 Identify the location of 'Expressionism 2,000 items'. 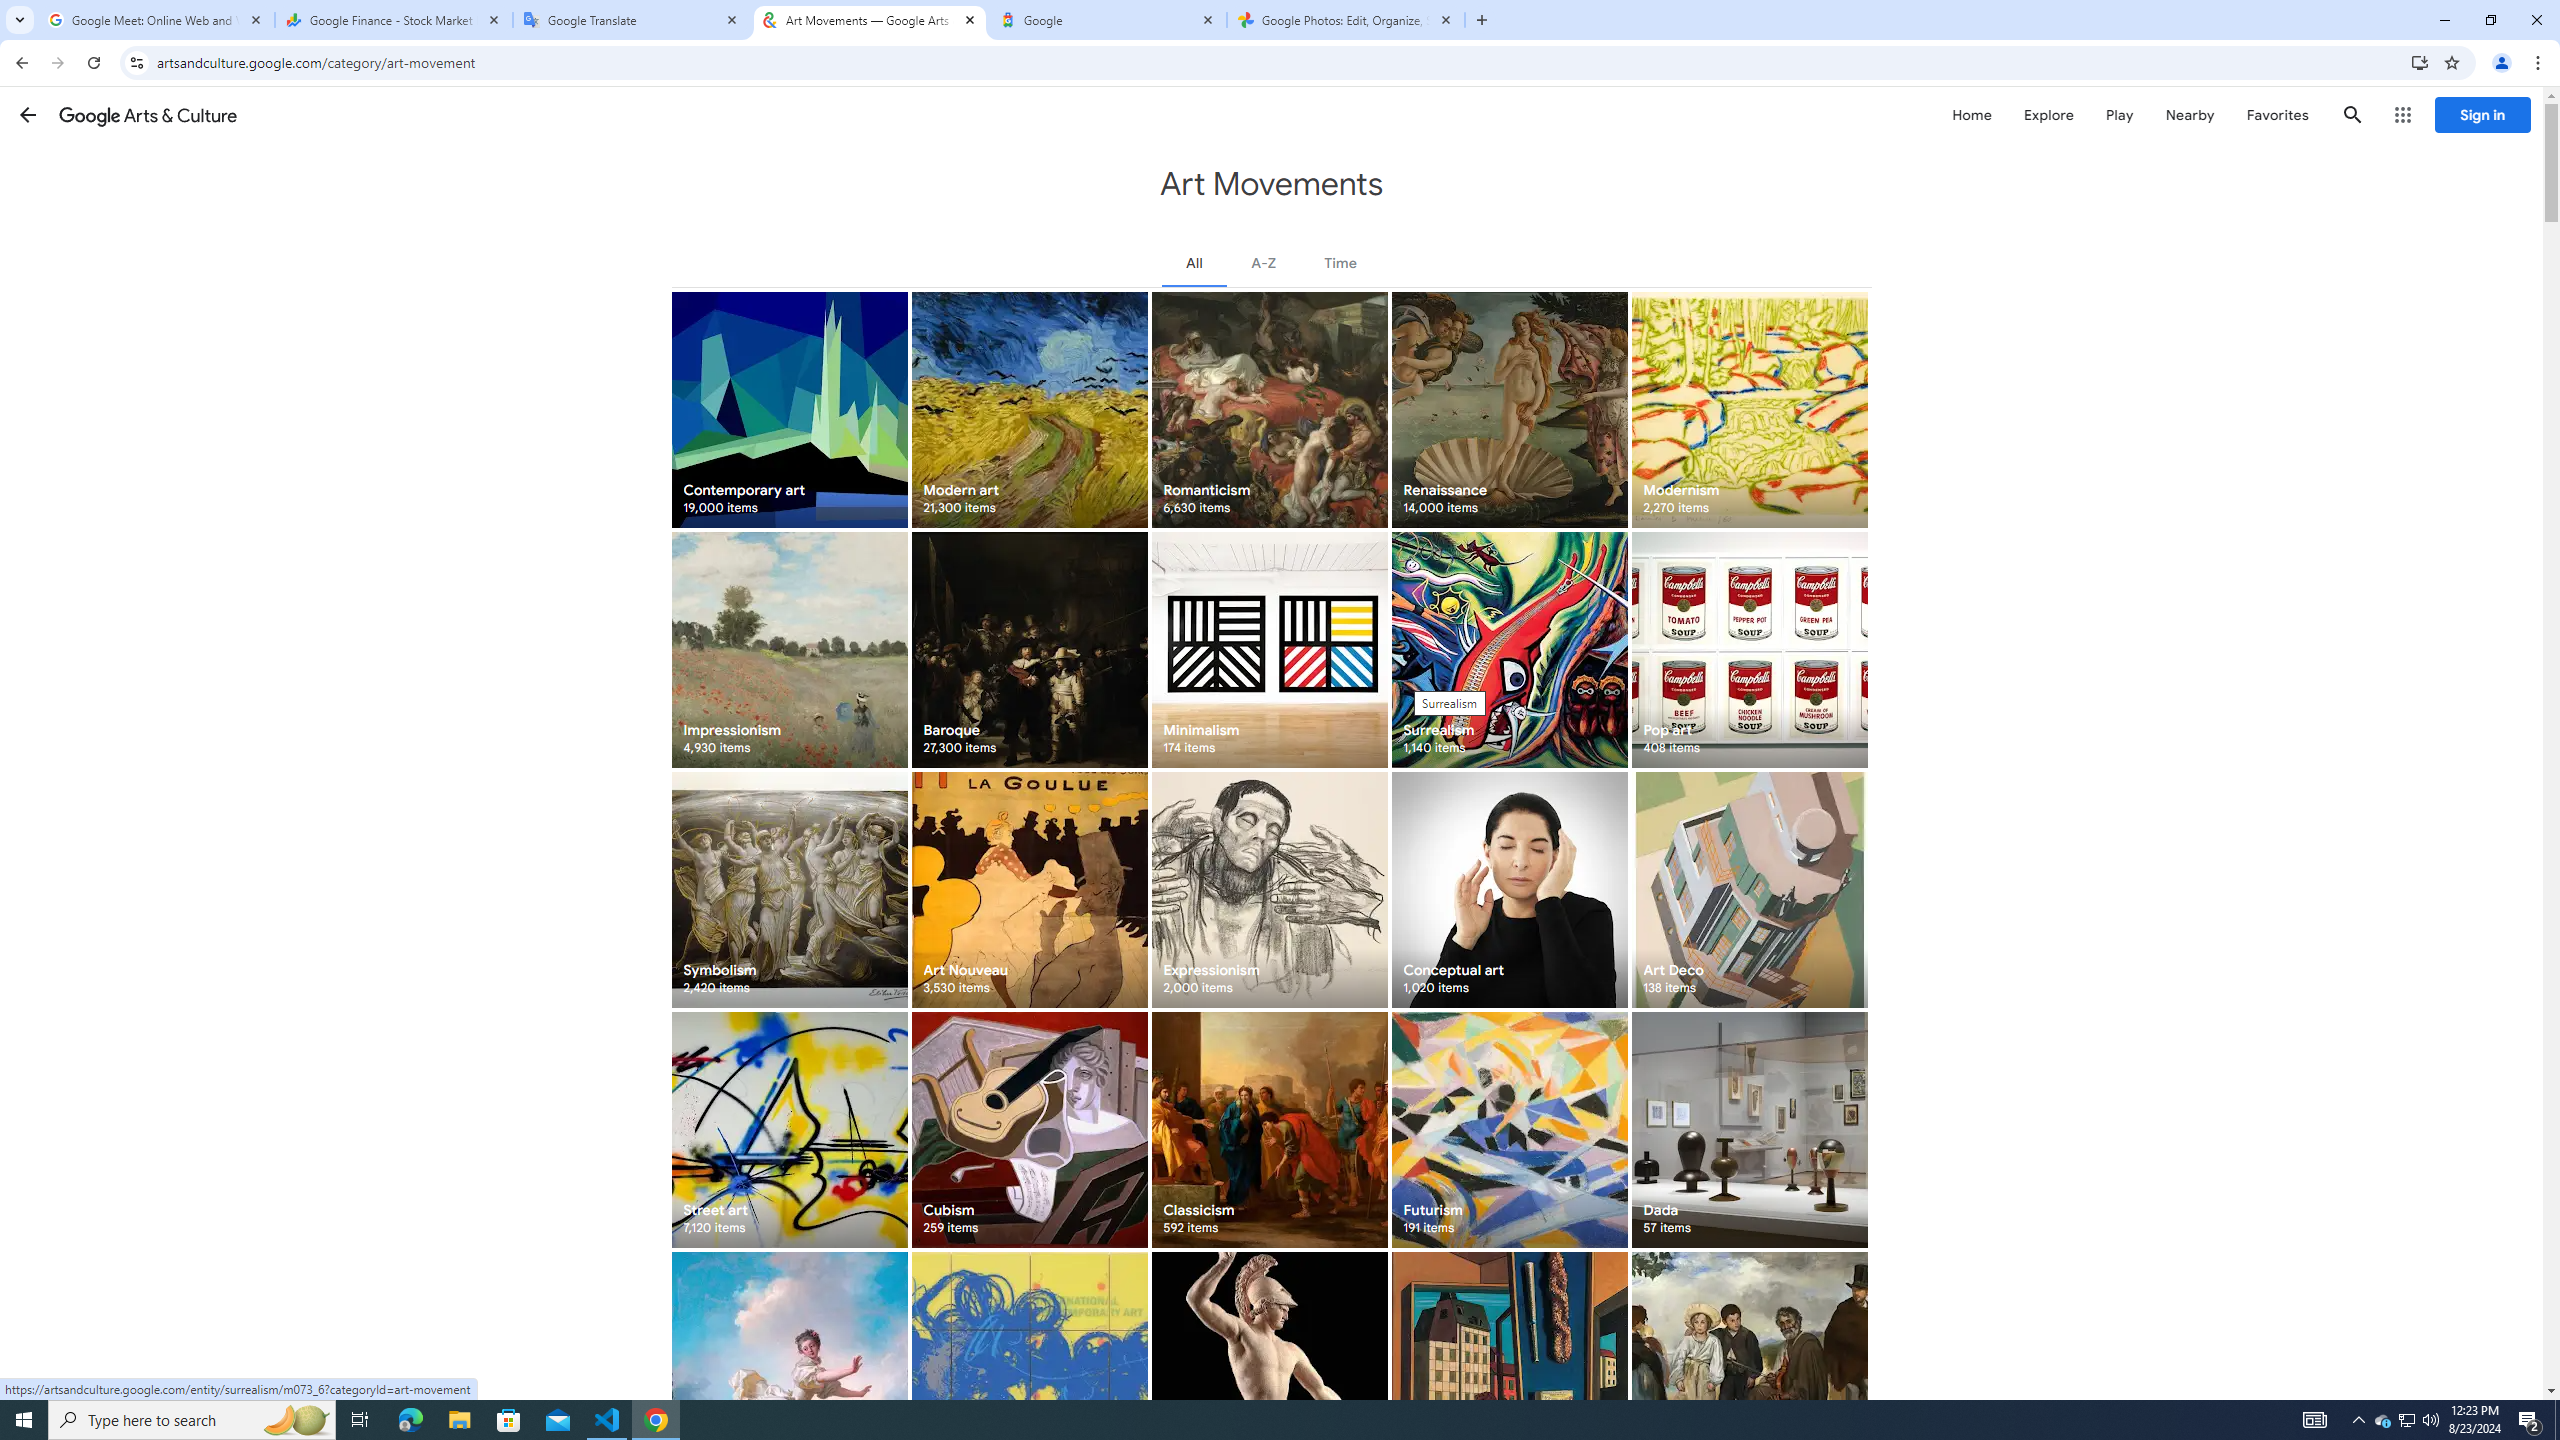
(1268, 888).